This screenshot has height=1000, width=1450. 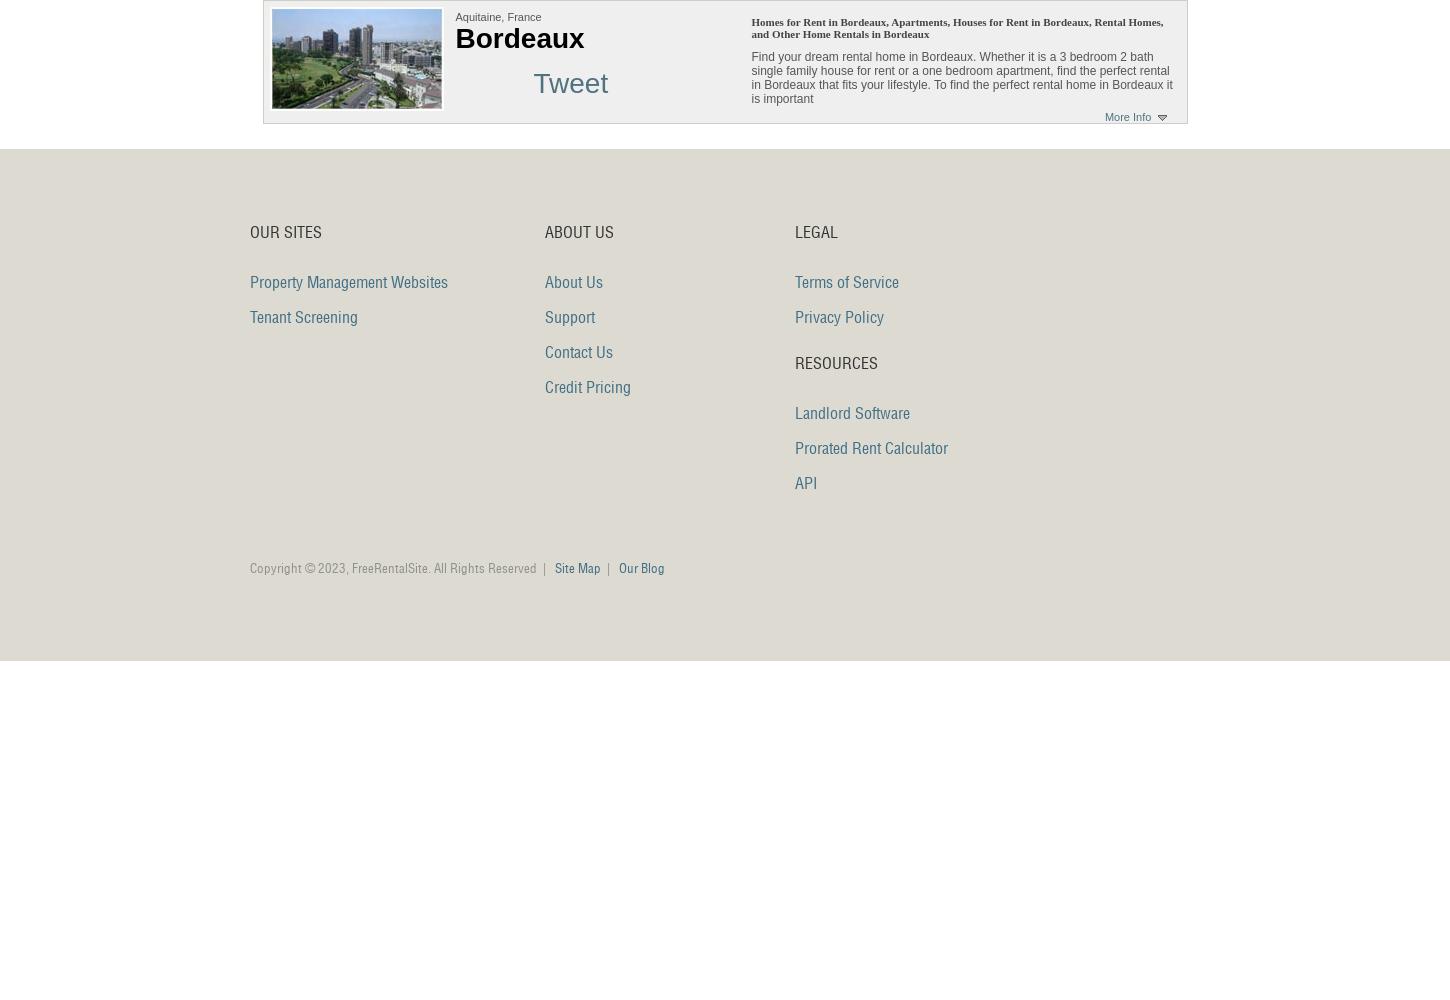 What do you see at coordinates (794, 282) in the screenshot?
I see `'Terms of Service'` at bounding box center [794, 282].